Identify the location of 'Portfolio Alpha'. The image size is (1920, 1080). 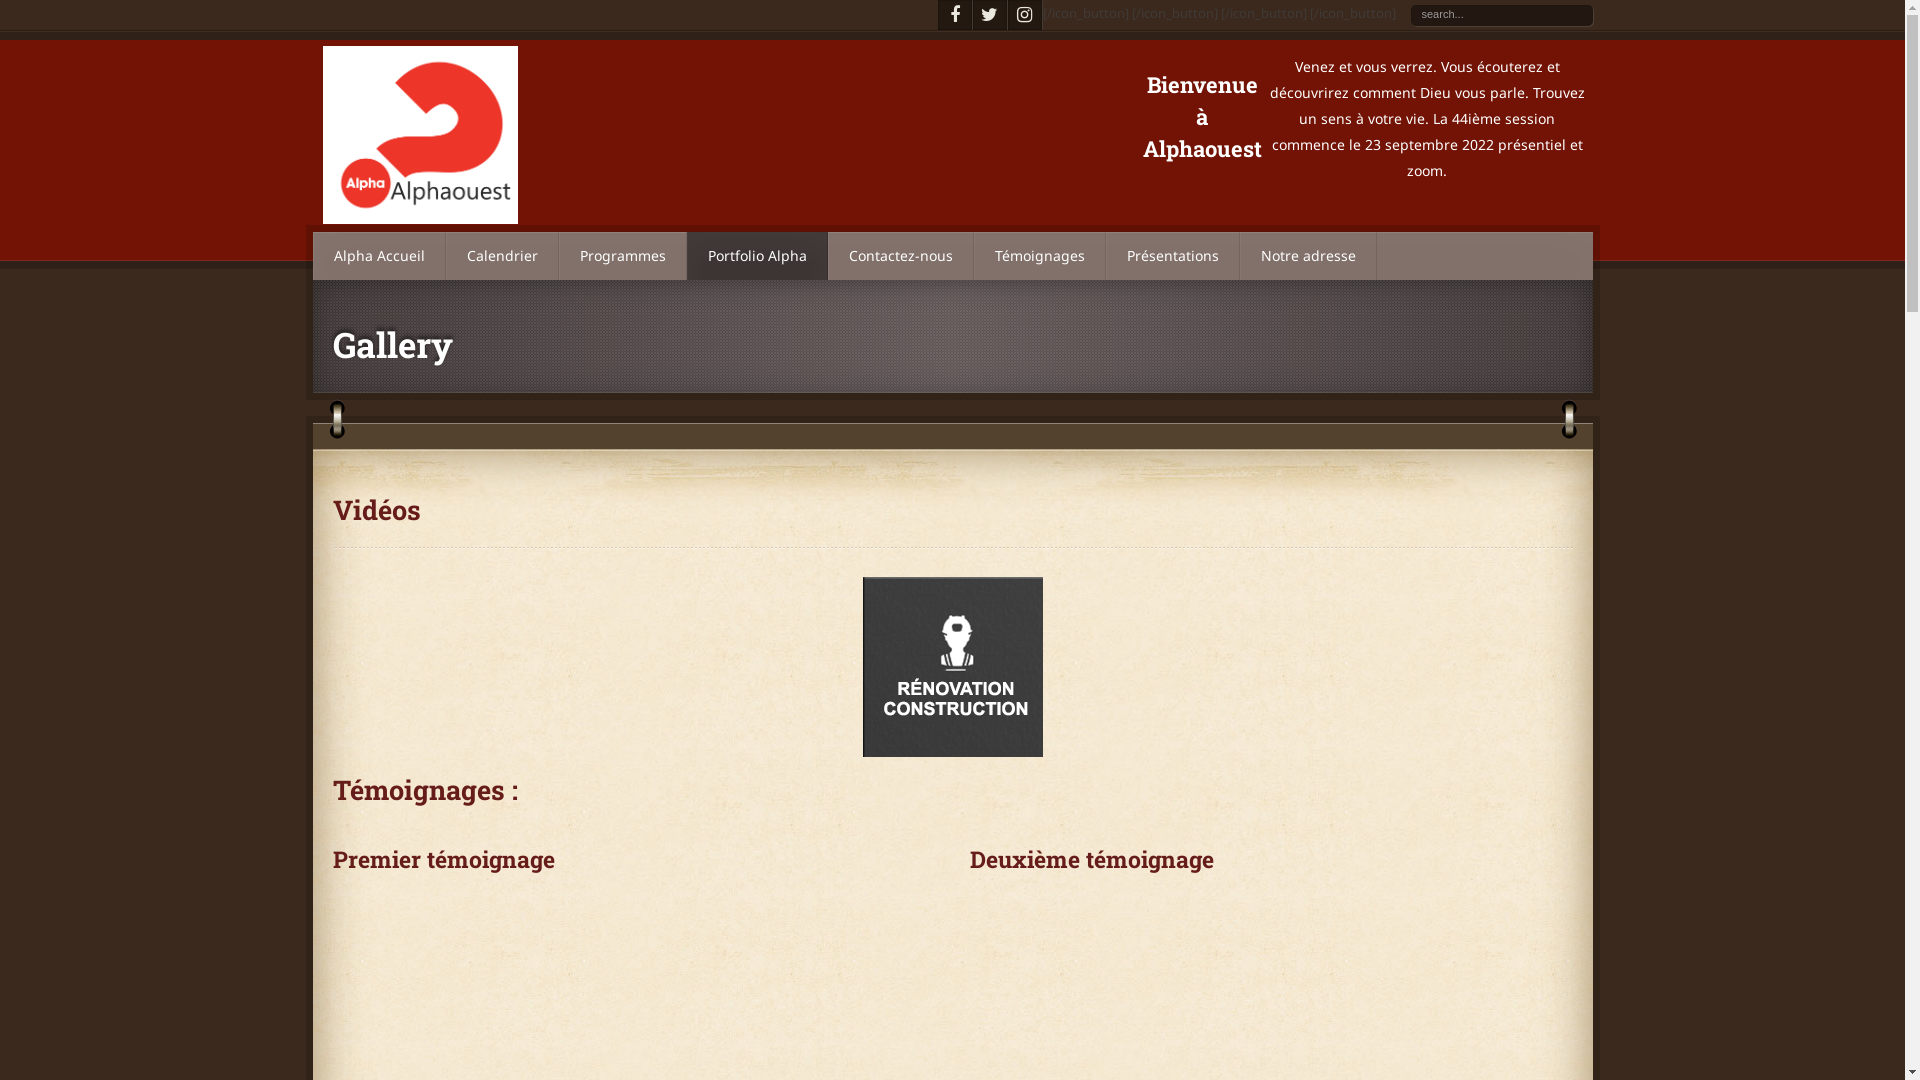
(686, 254).